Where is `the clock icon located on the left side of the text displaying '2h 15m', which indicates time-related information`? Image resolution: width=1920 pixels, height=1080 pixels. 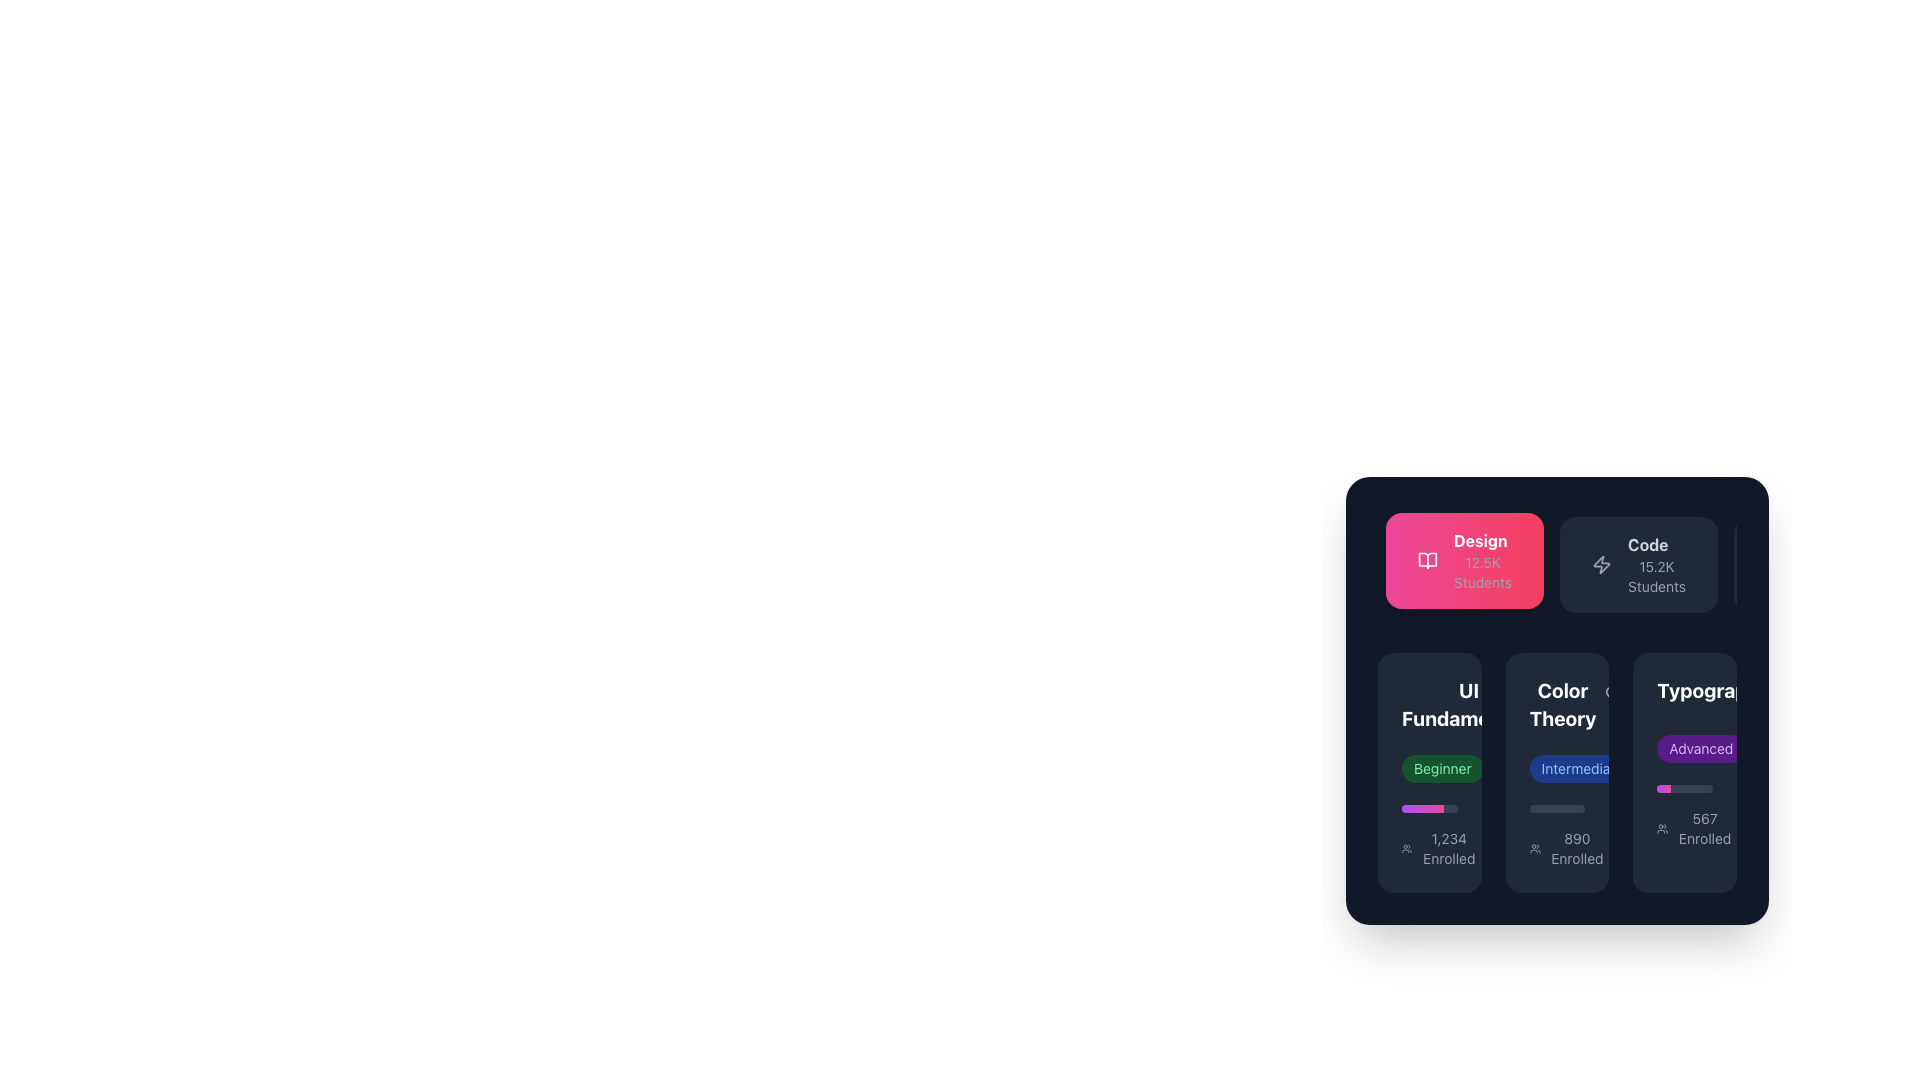 the clock icon located on the left side of the text displaying '2h 15m', which indicates time-related information is located at coordinates (1505, 767).